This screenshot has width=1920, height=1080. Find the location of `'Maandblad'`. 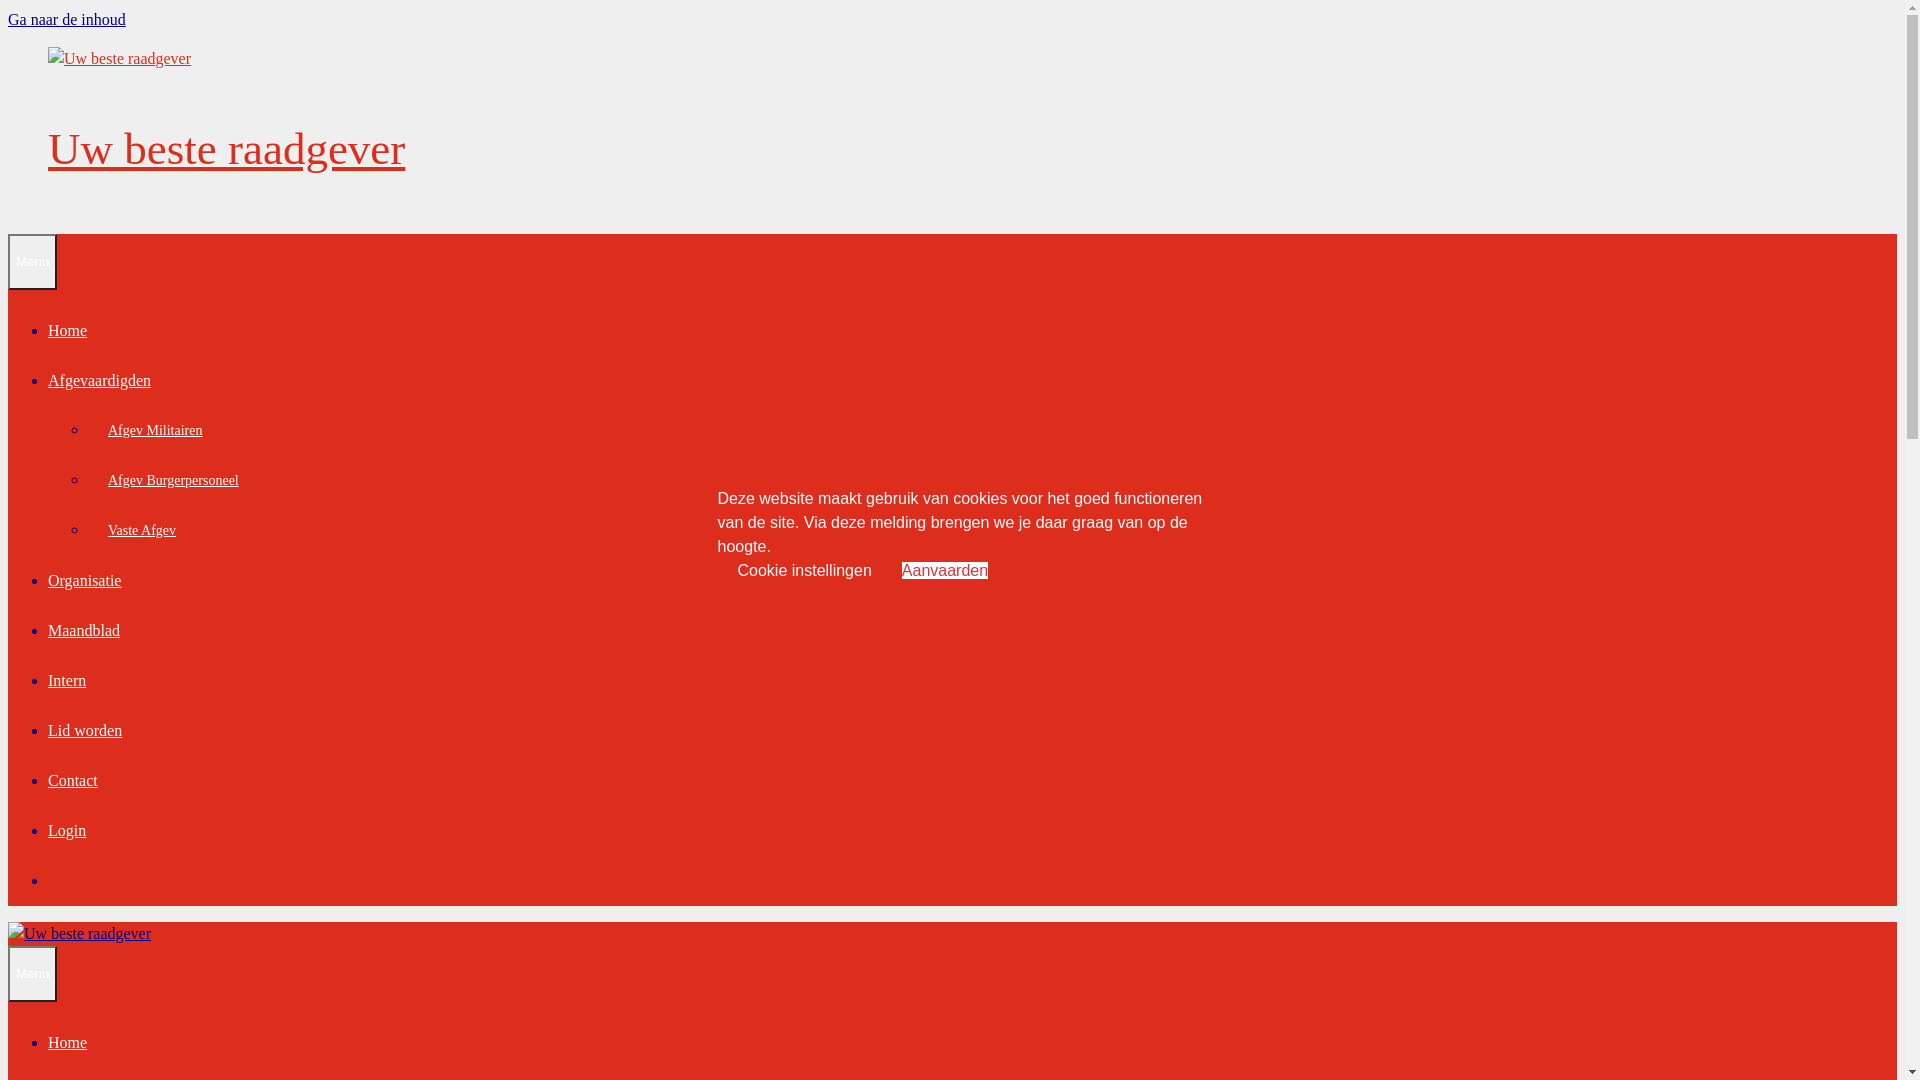

'Maandblad' is located at coordinates (82, 630).